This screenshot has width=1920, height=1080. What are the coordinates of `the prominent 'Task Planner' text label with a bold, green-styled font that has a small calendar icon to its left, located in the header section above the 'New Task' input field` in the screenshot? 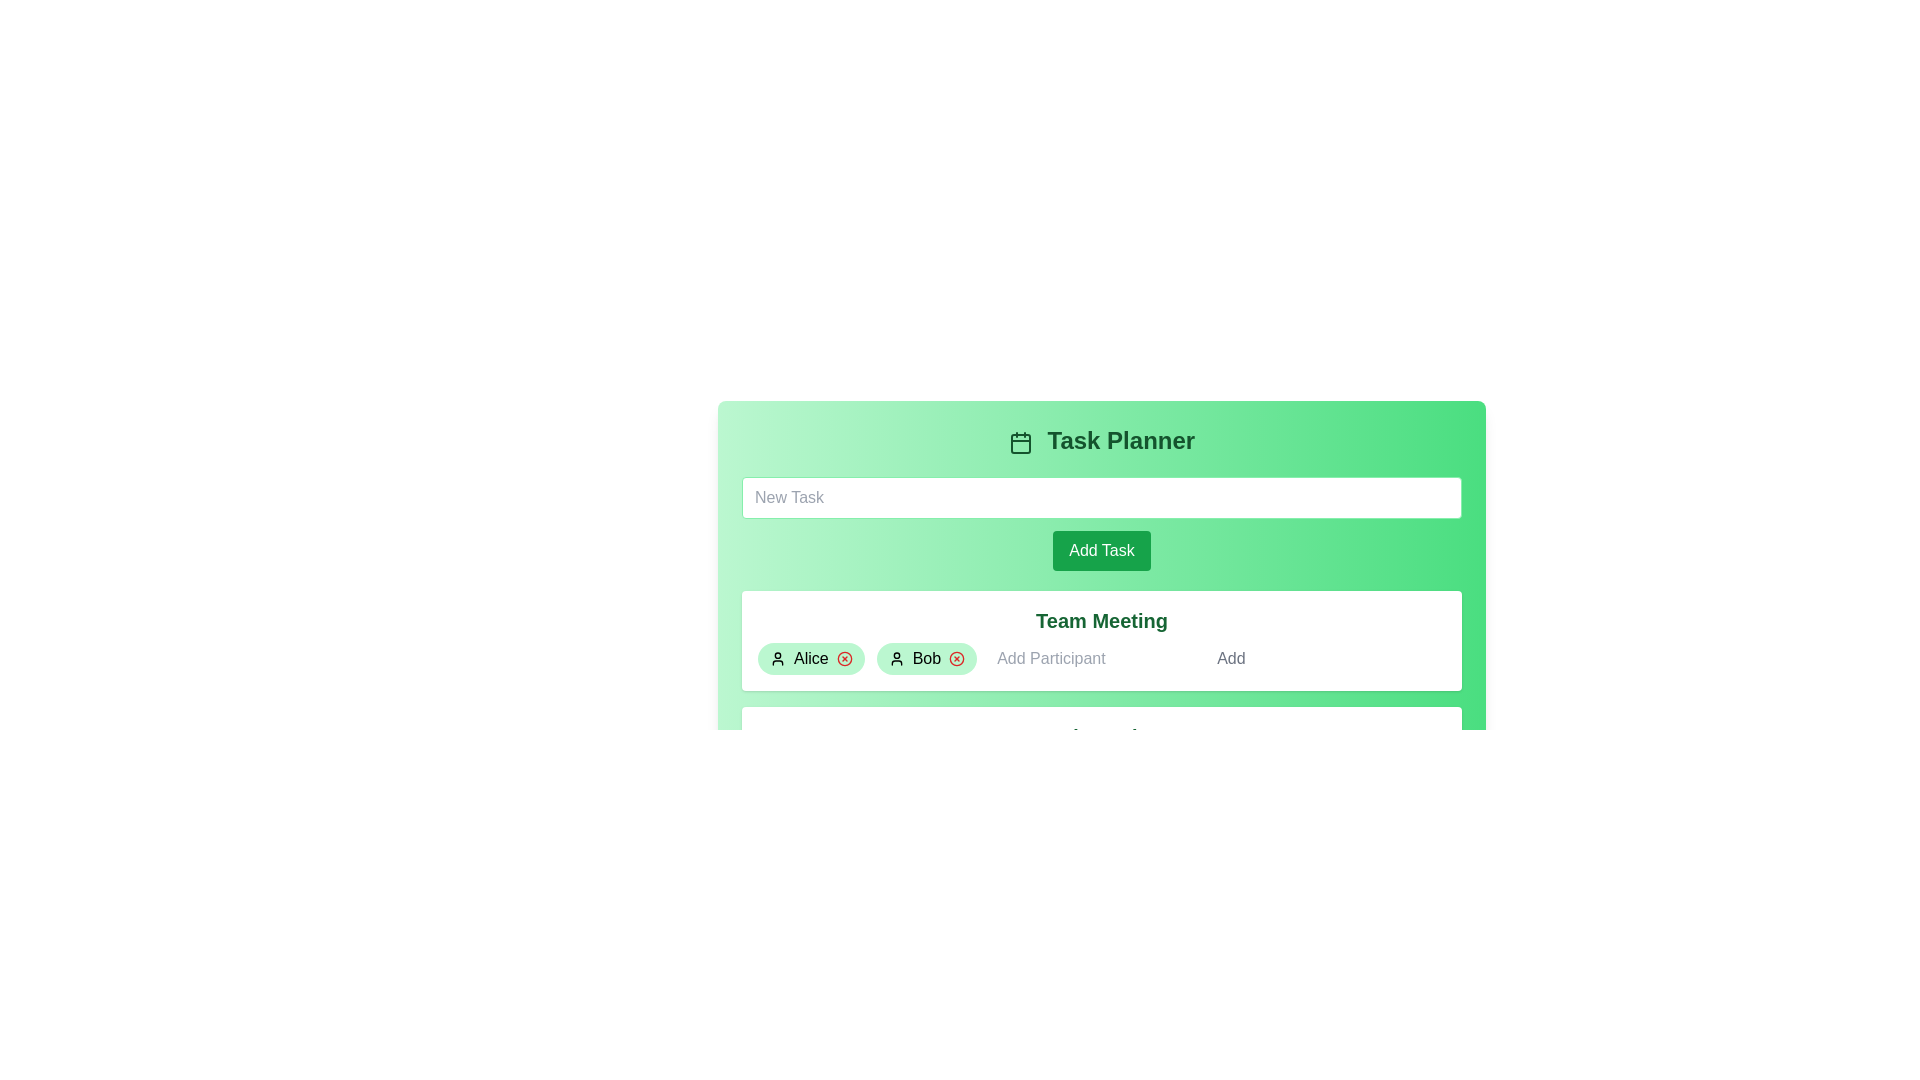 It's located at (1101, 439).